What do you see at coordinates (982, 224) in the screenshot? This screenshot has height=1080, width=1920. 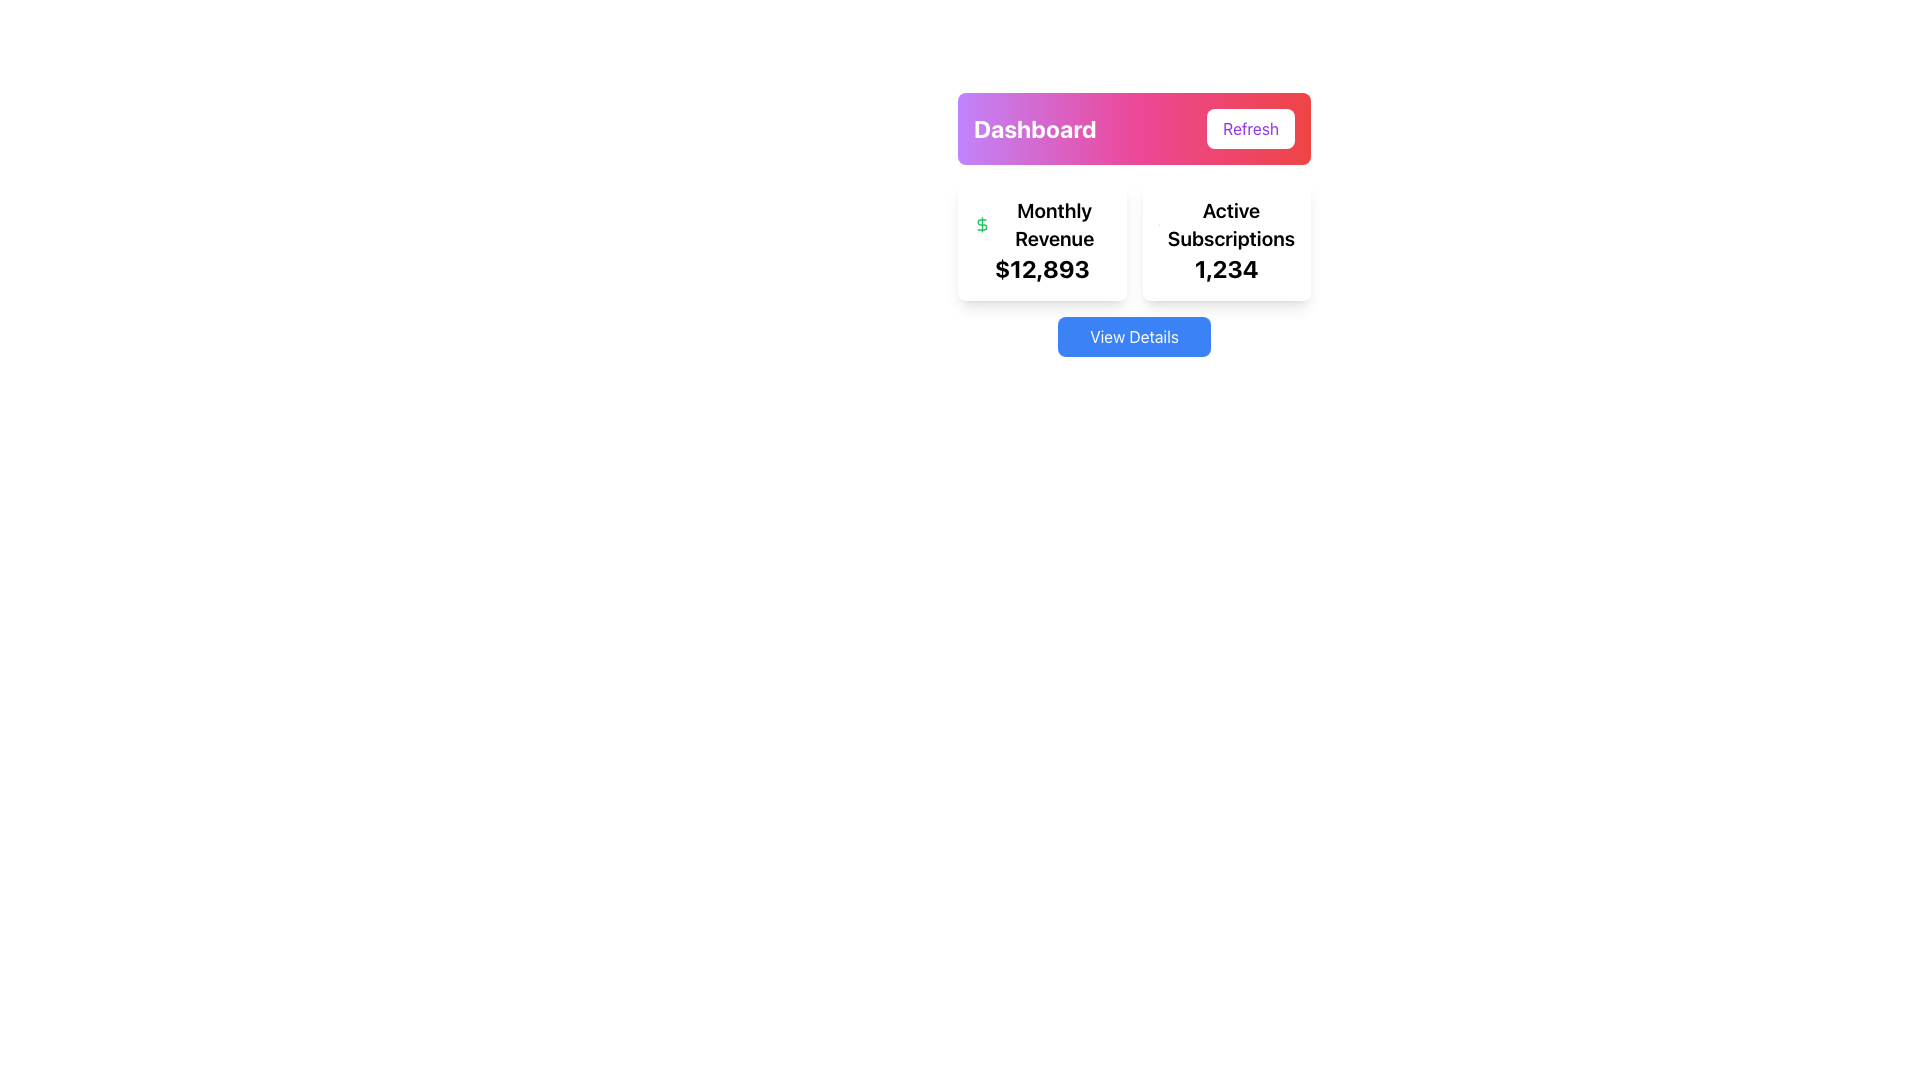 I see `the monetary icon representing revenue information, which is positioned to the left of the 'Monthly Revenue' text and above the numerical value` at bounding box center [982, 224].